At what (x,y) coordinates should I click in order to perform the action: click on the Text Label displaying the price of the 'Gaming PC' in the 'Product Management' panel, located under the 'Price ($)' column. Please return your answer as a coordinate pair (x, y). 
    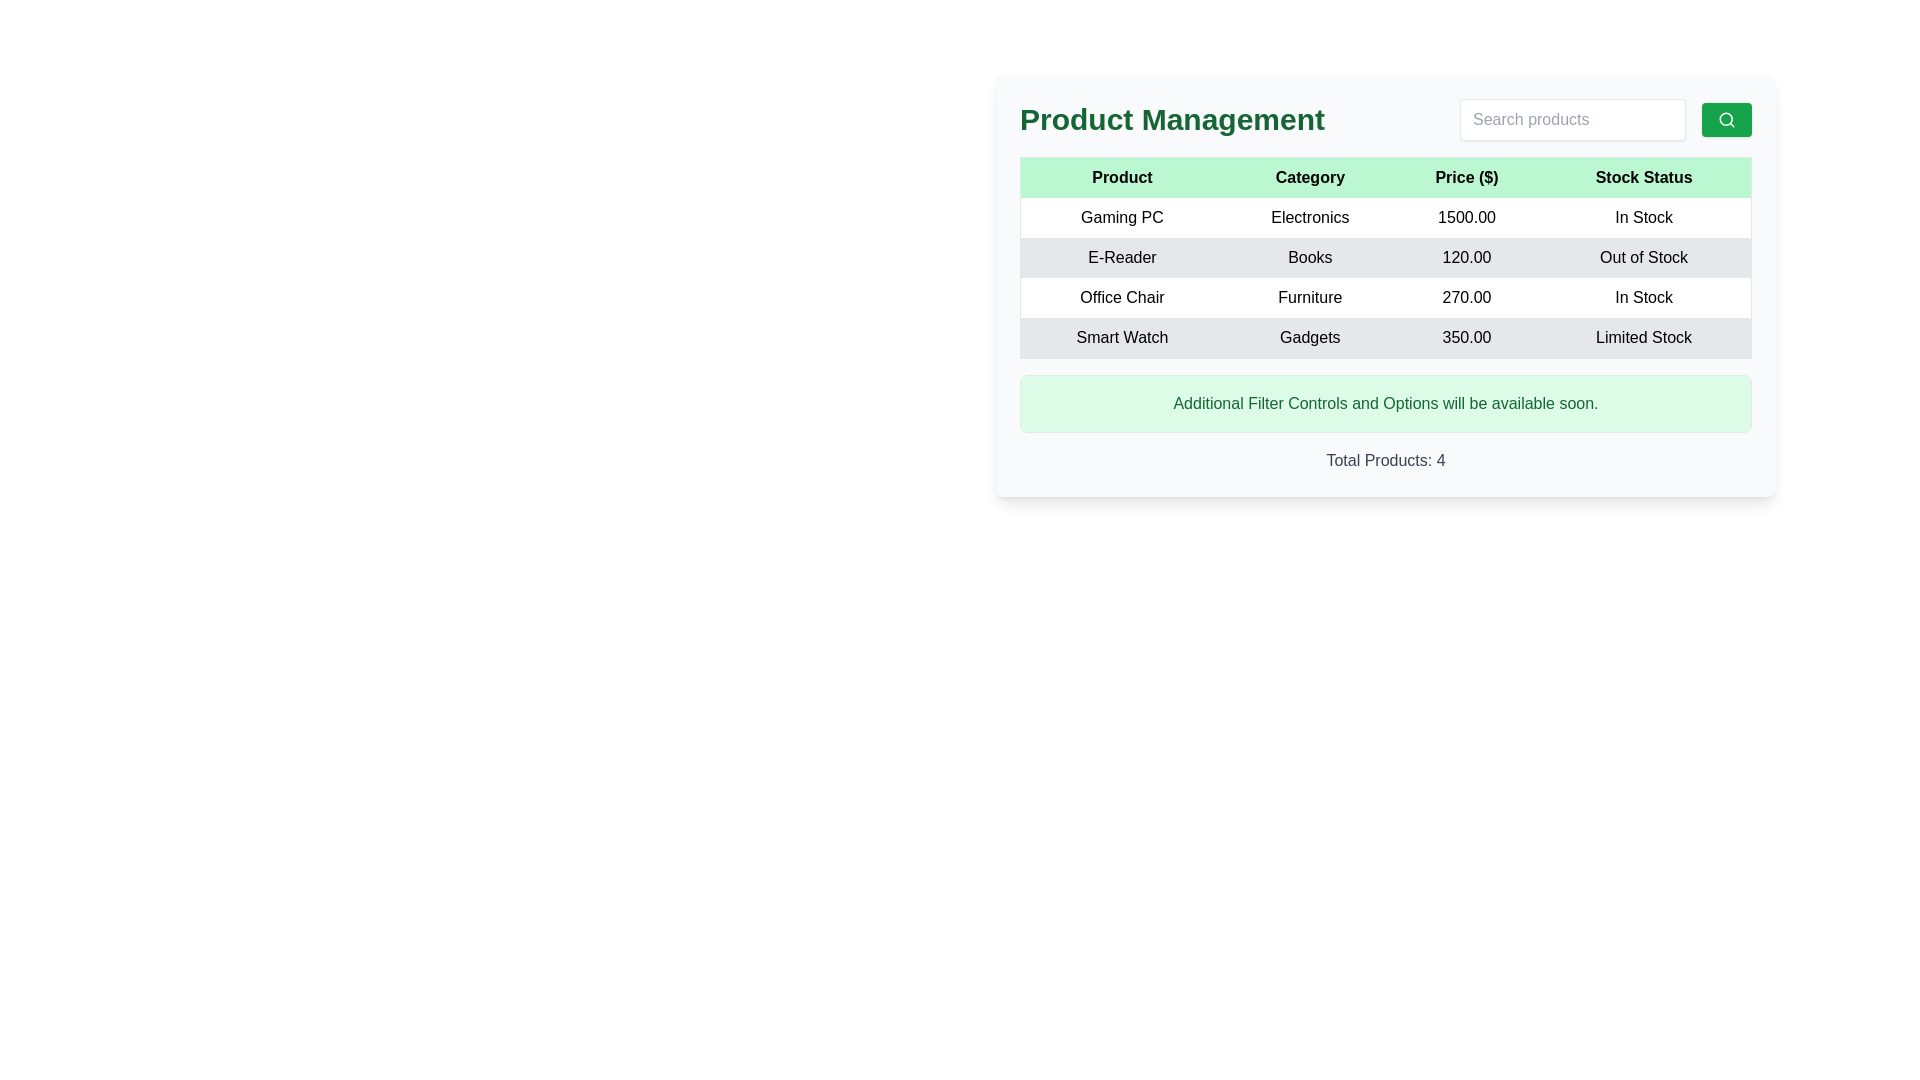
    Looking at the image, I should click on (1467, 218).